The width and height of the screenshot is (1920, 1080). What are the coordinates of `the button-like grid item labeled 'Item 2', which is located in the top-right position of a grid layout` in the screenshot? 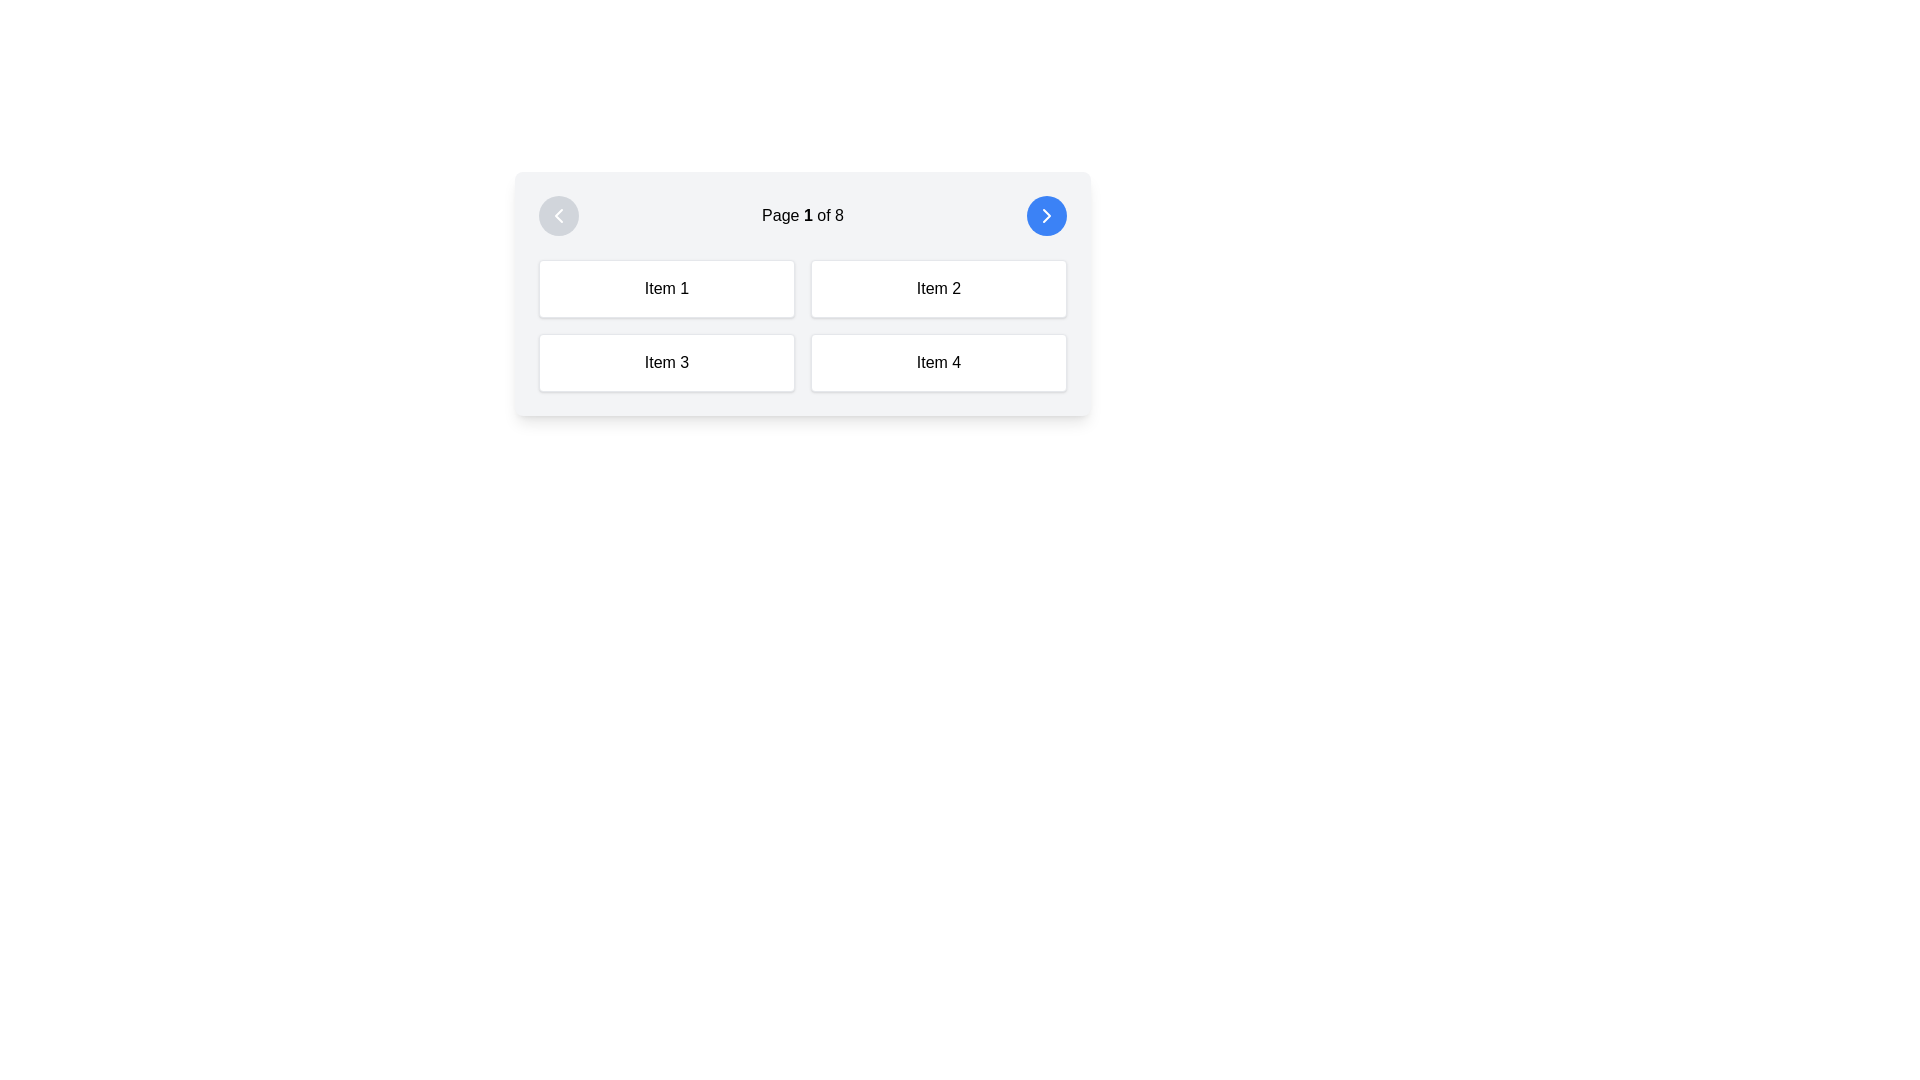 It's located at (938, 289).